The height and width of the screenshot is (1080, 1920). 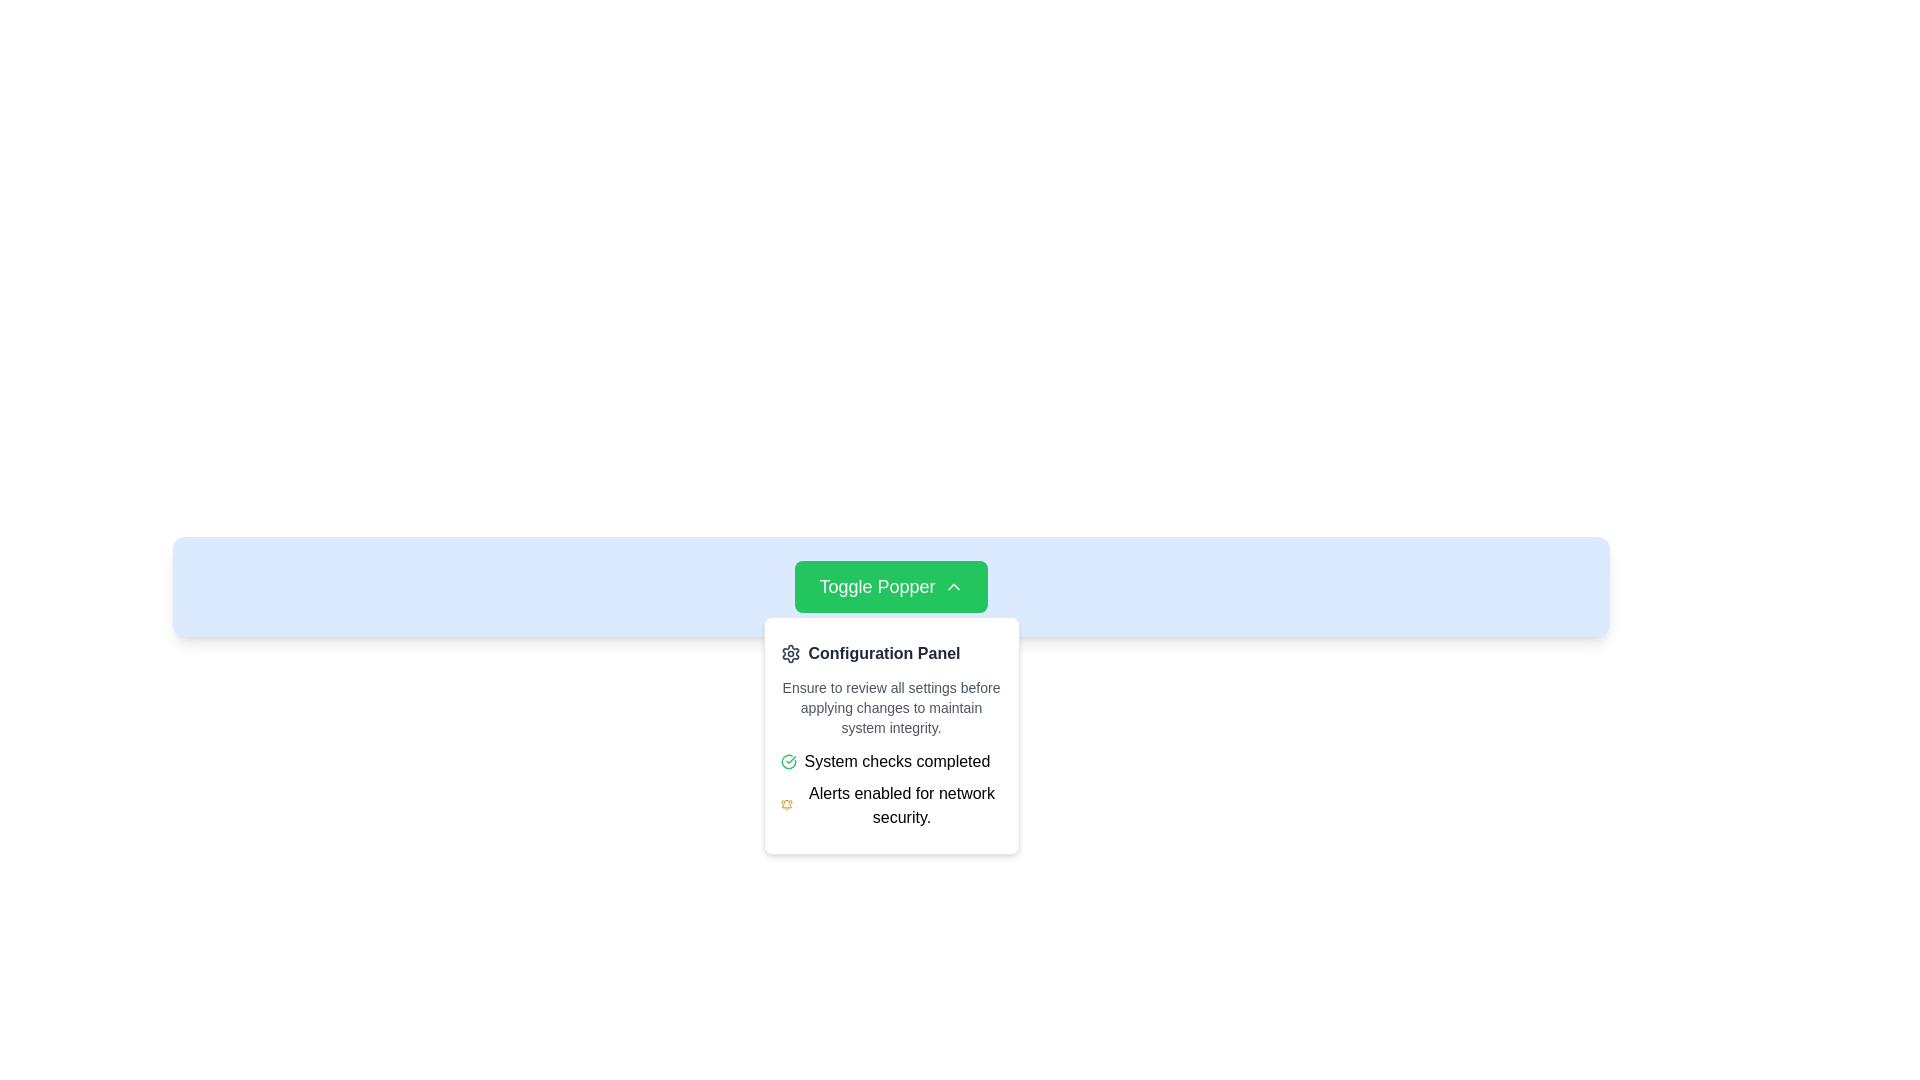 I want to click on informational text element that displays 'System checks completed' with a green checkmark icon on the left, positioned below the 'Toggle Popper' button, so click(x=890, y=762).